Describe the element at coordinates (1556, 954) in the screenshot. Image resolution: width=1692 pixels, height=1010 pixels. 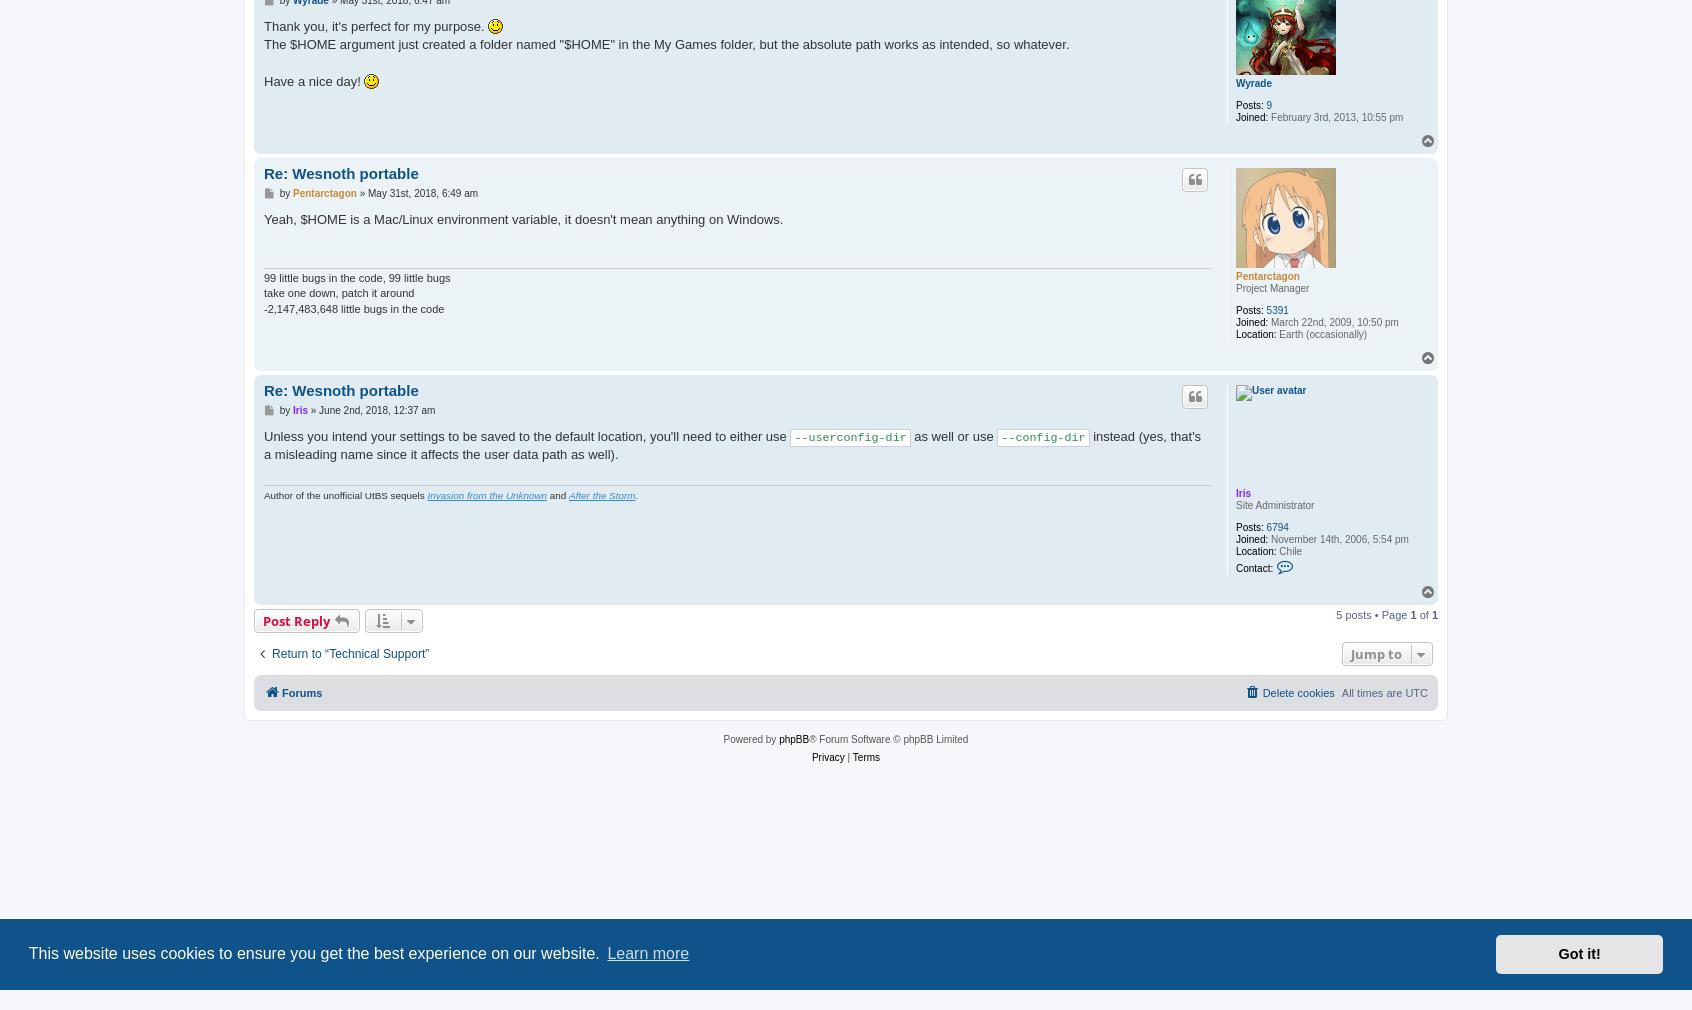
I see `'Got it!'` at that location.